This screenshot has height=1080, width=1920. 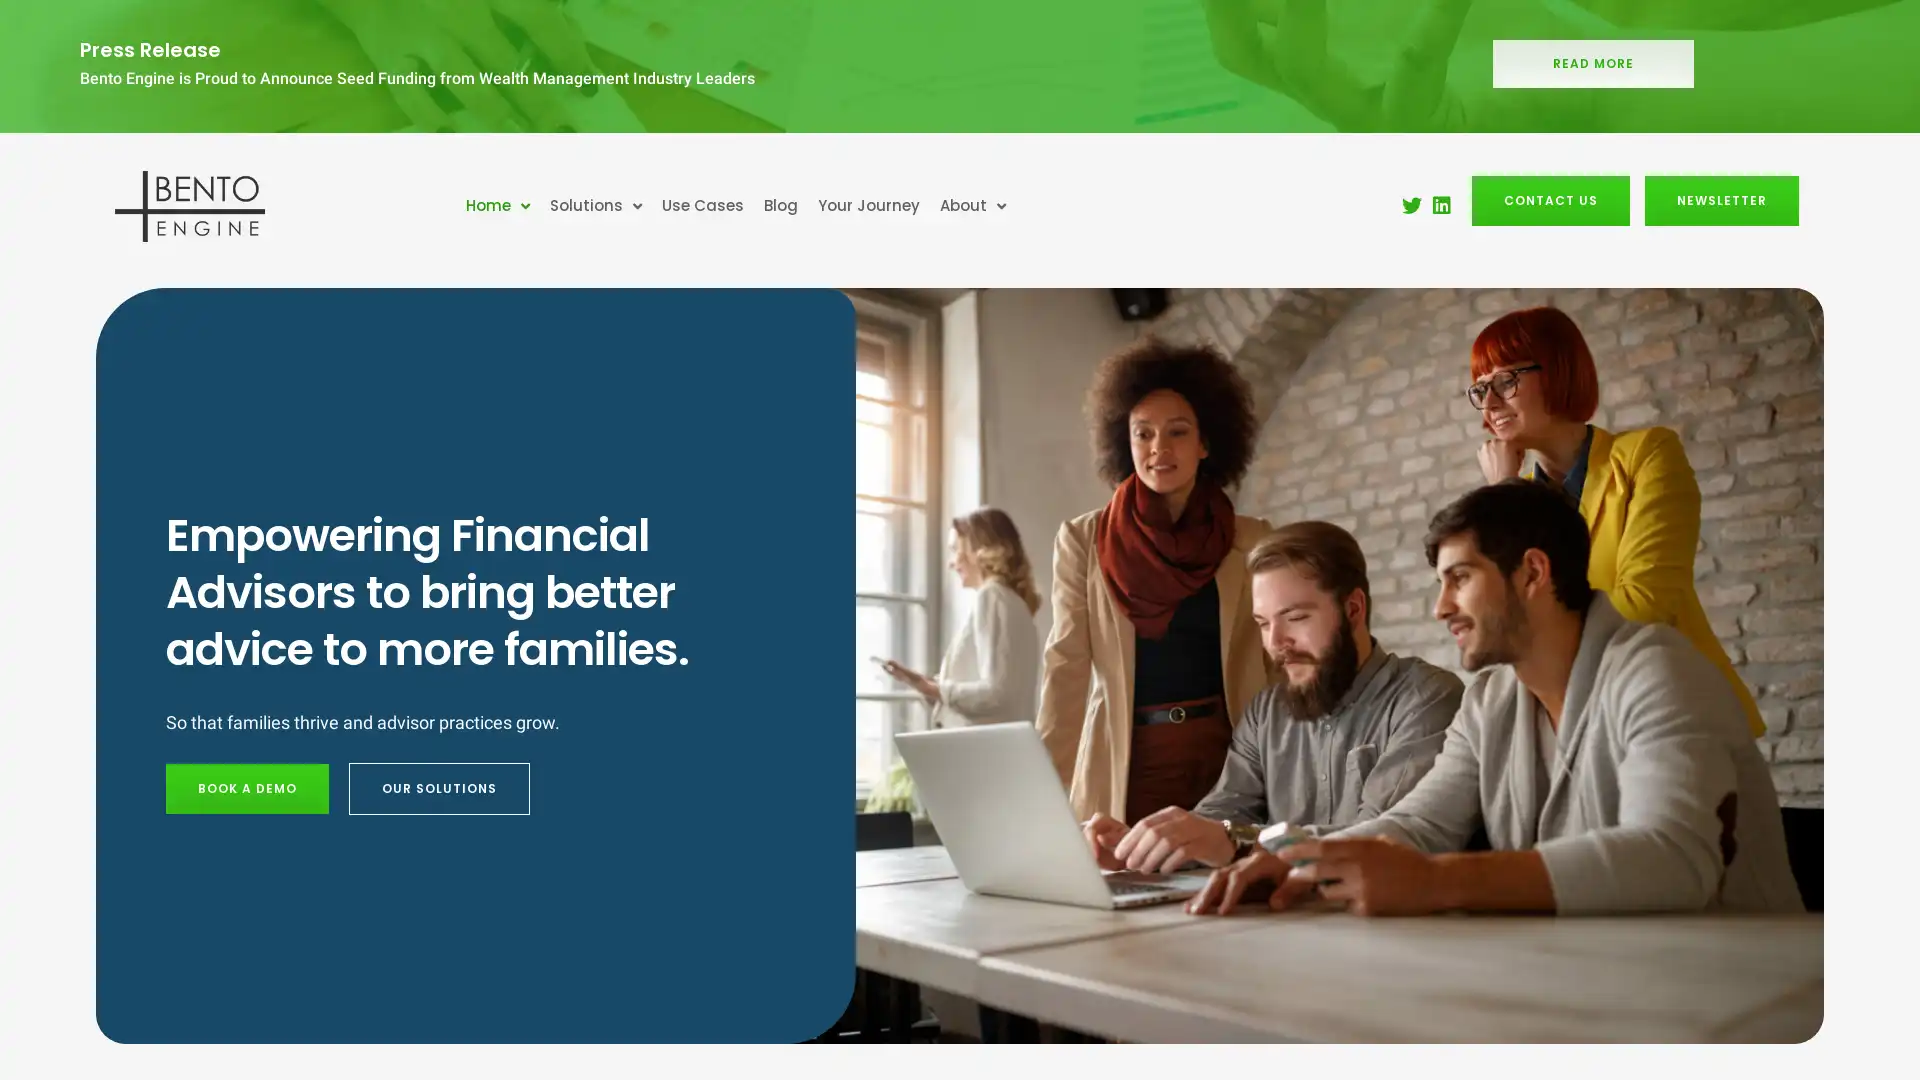 What do you see at coordinates (1549, 200) in the screenshot?
I see `CONTACT US` at bounding box center [1549, 200].